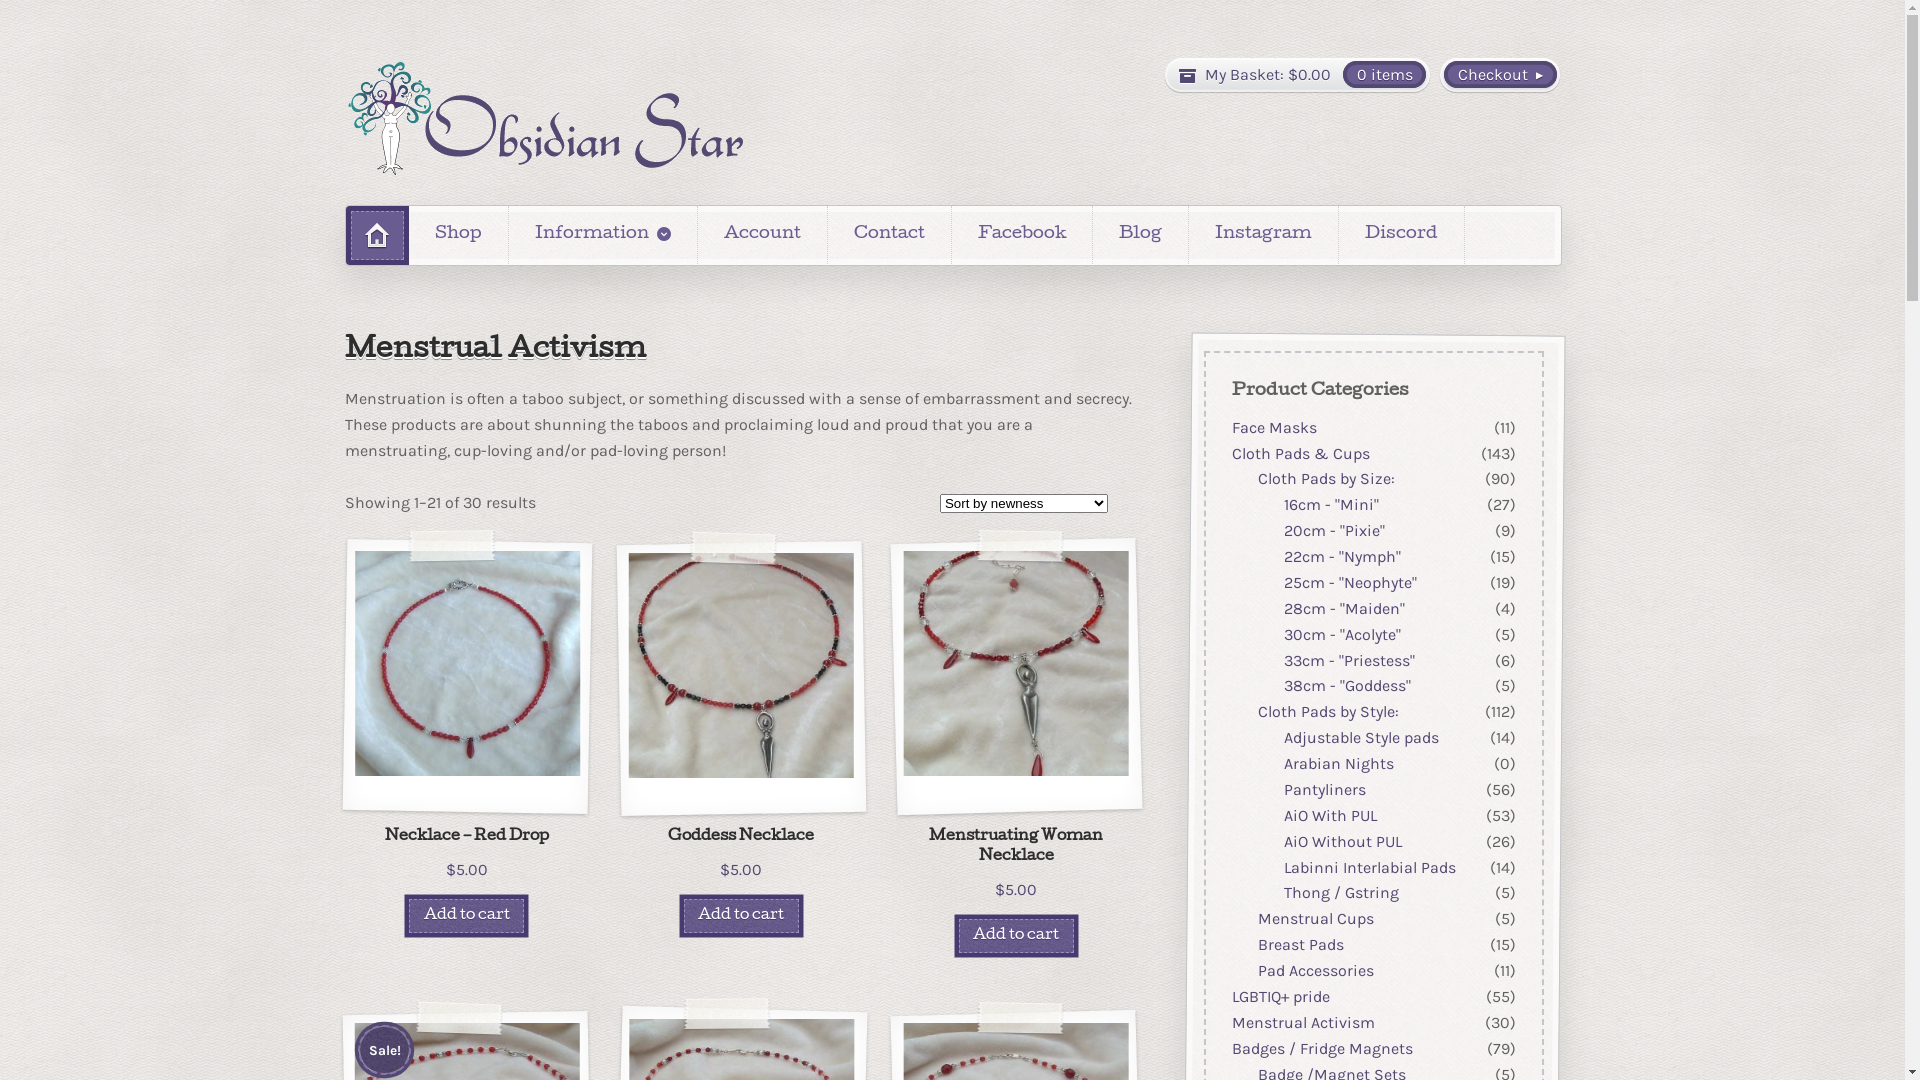  Describe the element at coordinates (1330, 503) in the screenshot. I see `'16cm - "Mini"'` at that location.